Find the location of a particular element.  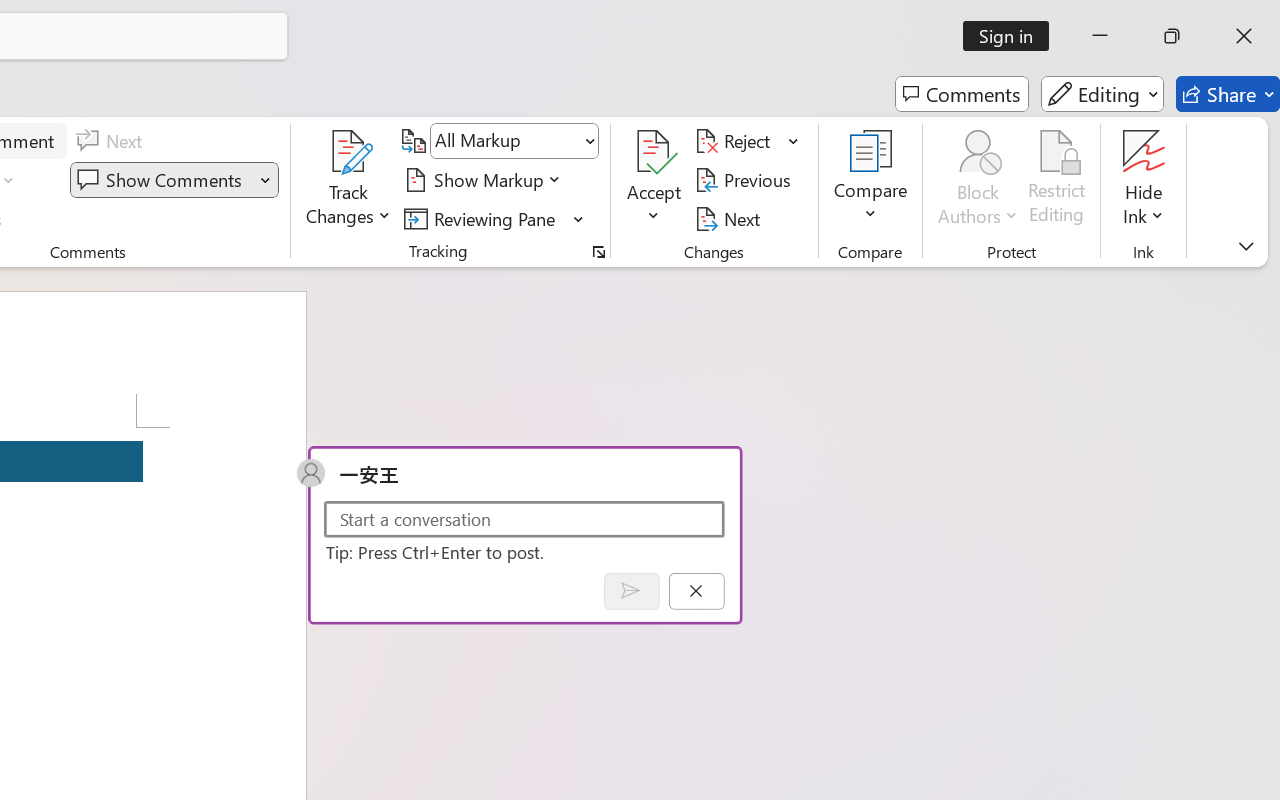

'Reviewing Pane' is located at coordinates (483, 218).